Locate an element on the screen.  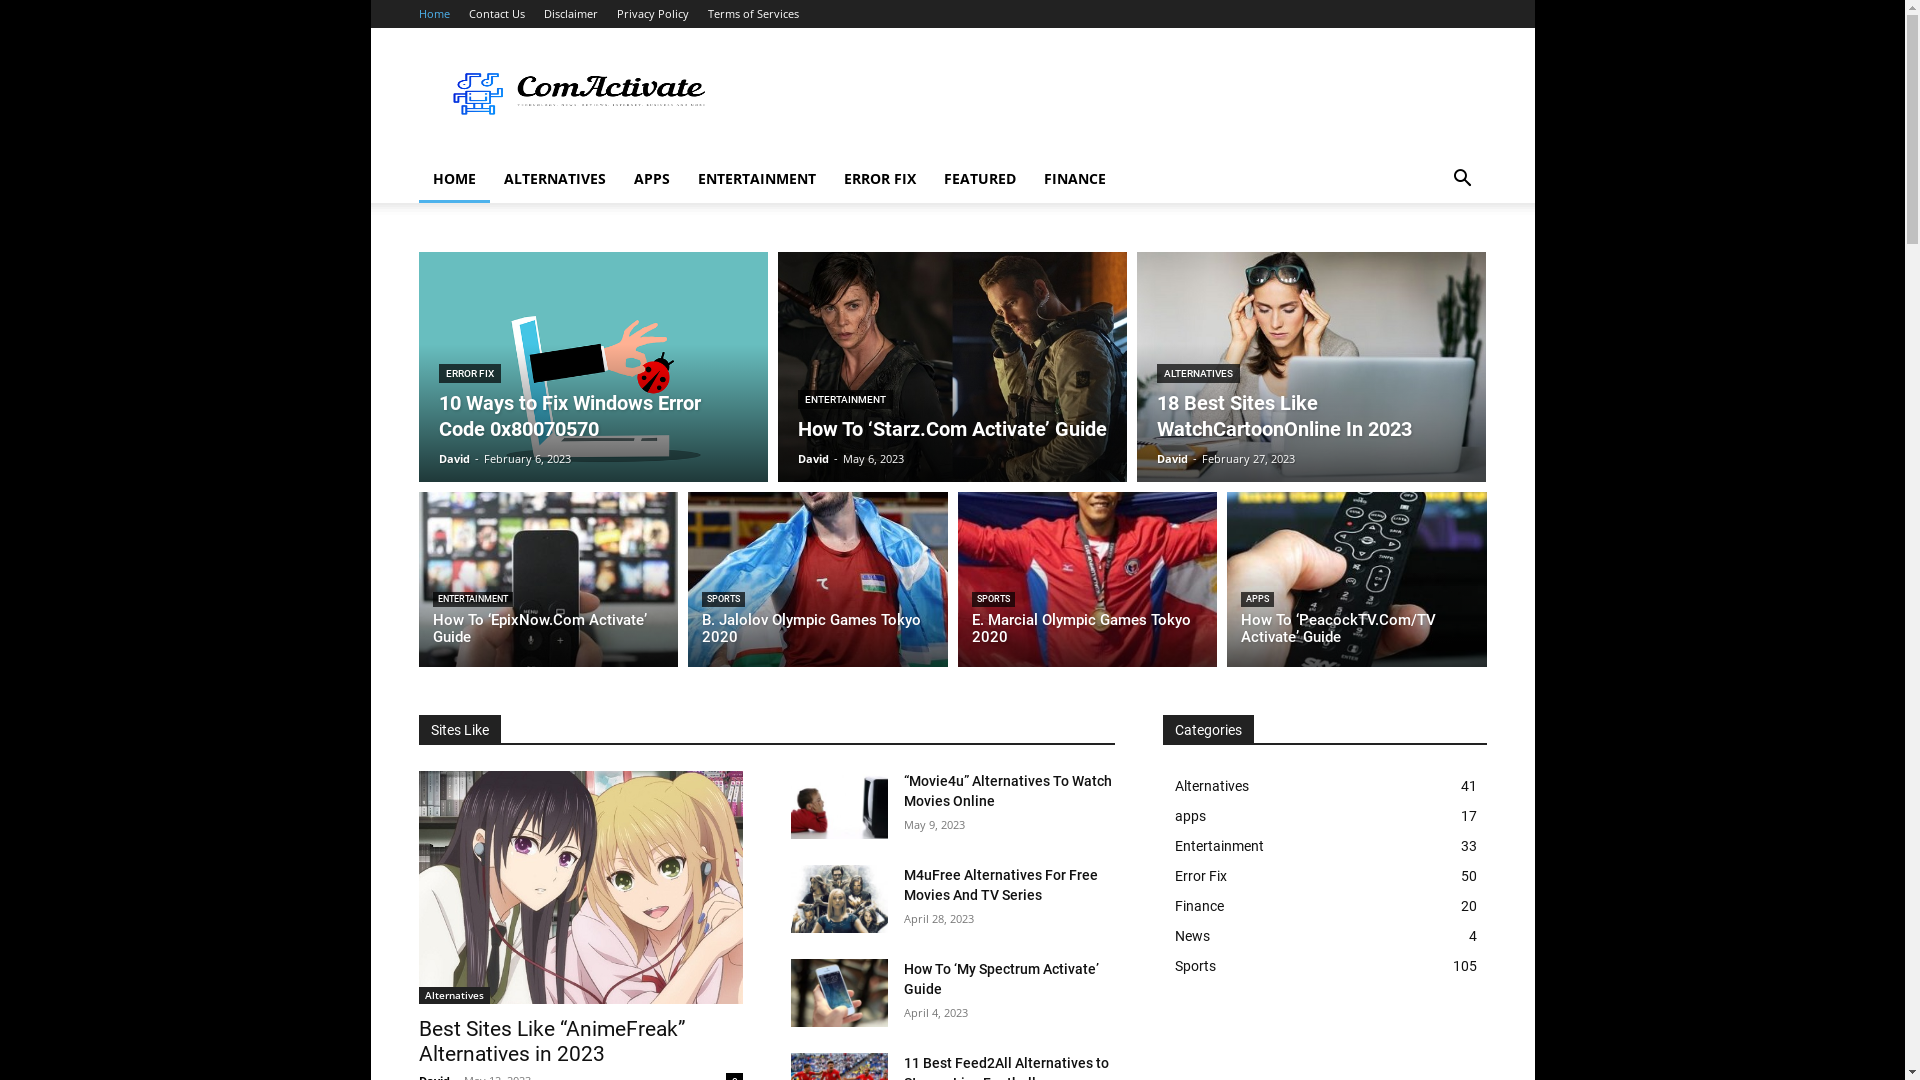
'Terms of Services' is located at coordinates (752, 13).